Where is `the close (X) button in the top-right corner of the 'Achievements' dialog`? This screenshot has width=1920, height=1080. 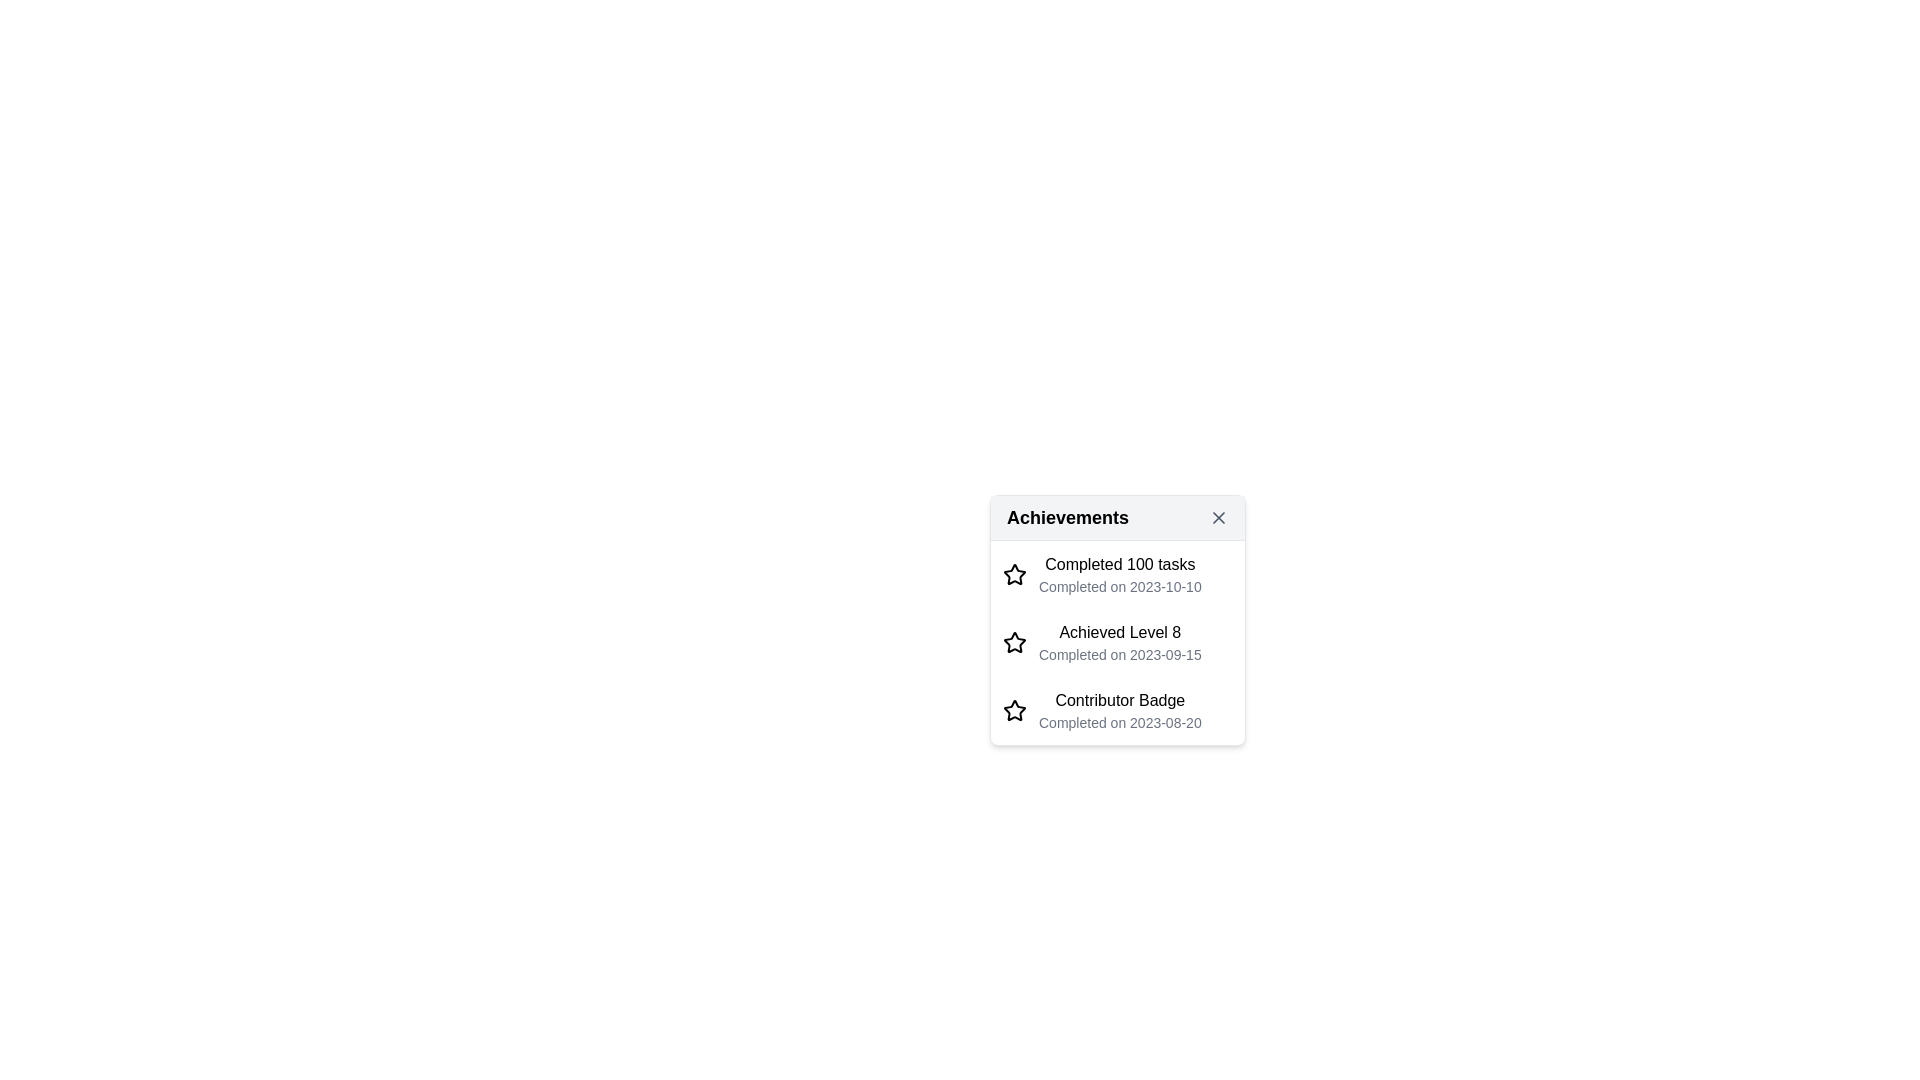 the close (X) button in the top-right corner of the 'Achievements' dialog is located at coordinates (1218, 516).